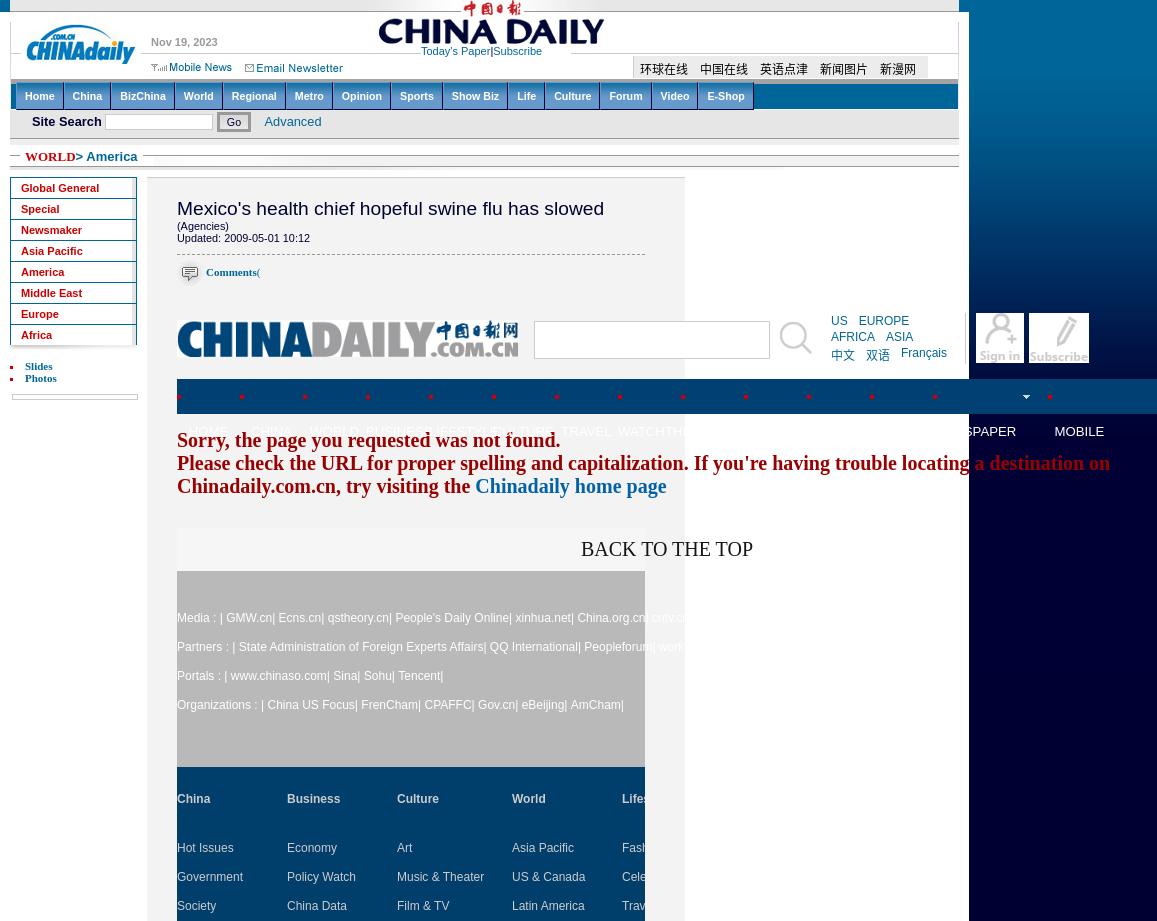 This screenshot has width=1157, height=921. I want to click on 'CPAFFC|', so click(448, 705).